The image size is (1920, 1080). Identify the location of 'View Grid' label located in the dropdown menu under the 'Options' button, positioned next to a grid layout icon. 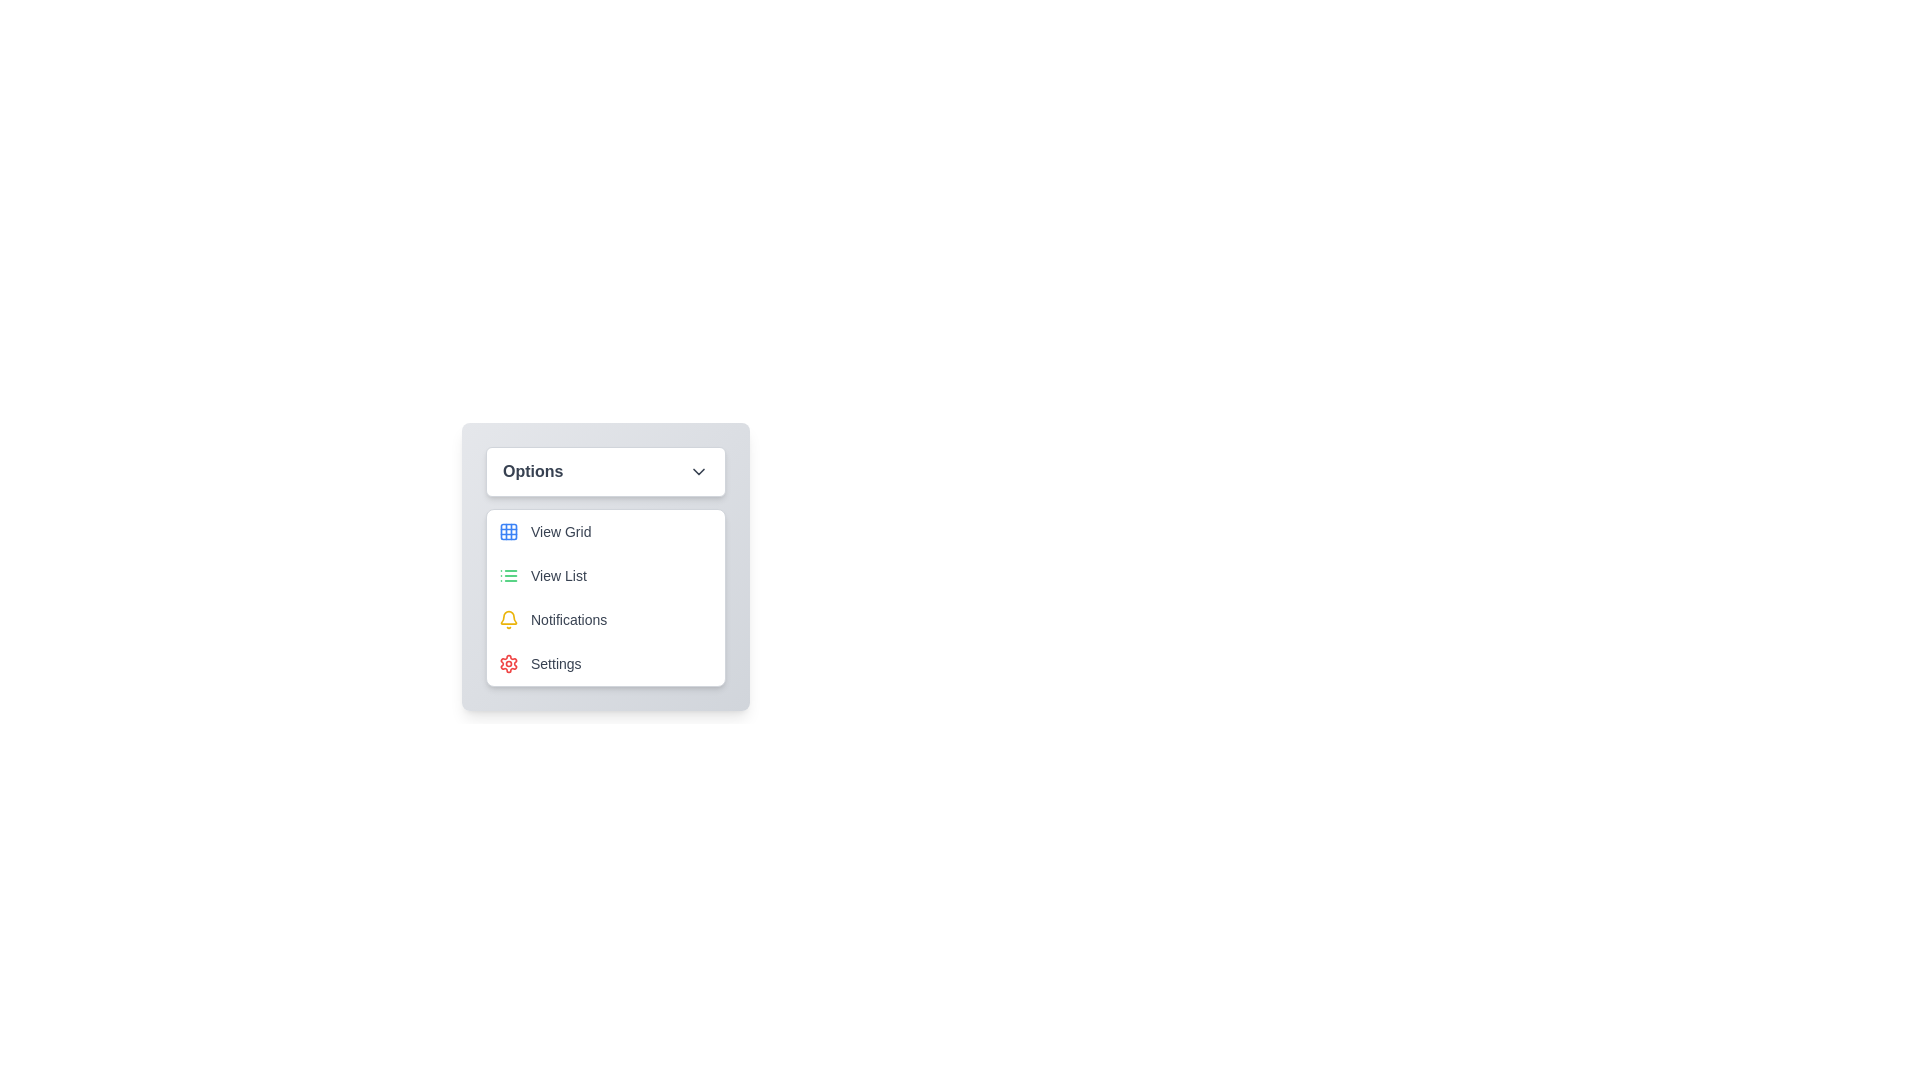
(560, 531).